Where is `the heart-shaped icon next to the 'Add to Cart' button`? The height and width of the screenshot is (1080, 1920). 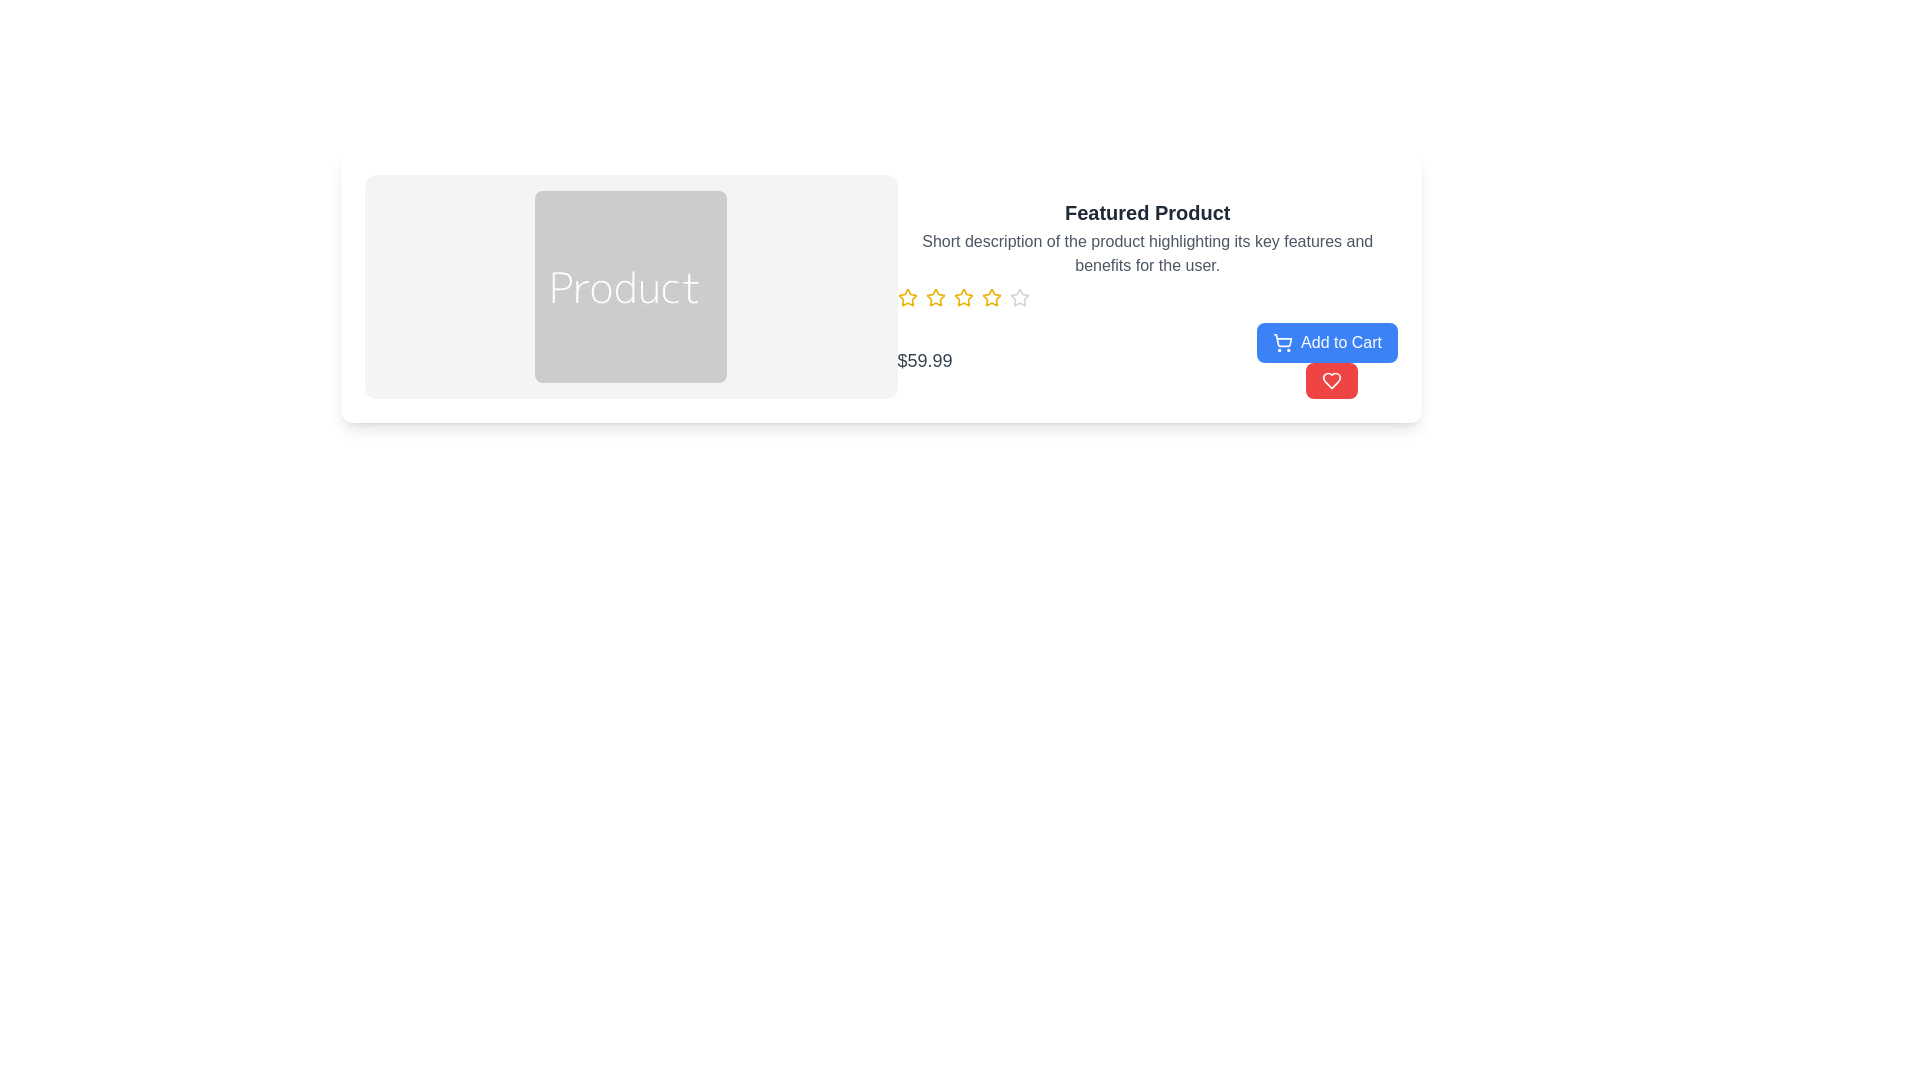
the heart-shaped icon next to the 'Add to Cart' button is located at coordinates (1331, 381).